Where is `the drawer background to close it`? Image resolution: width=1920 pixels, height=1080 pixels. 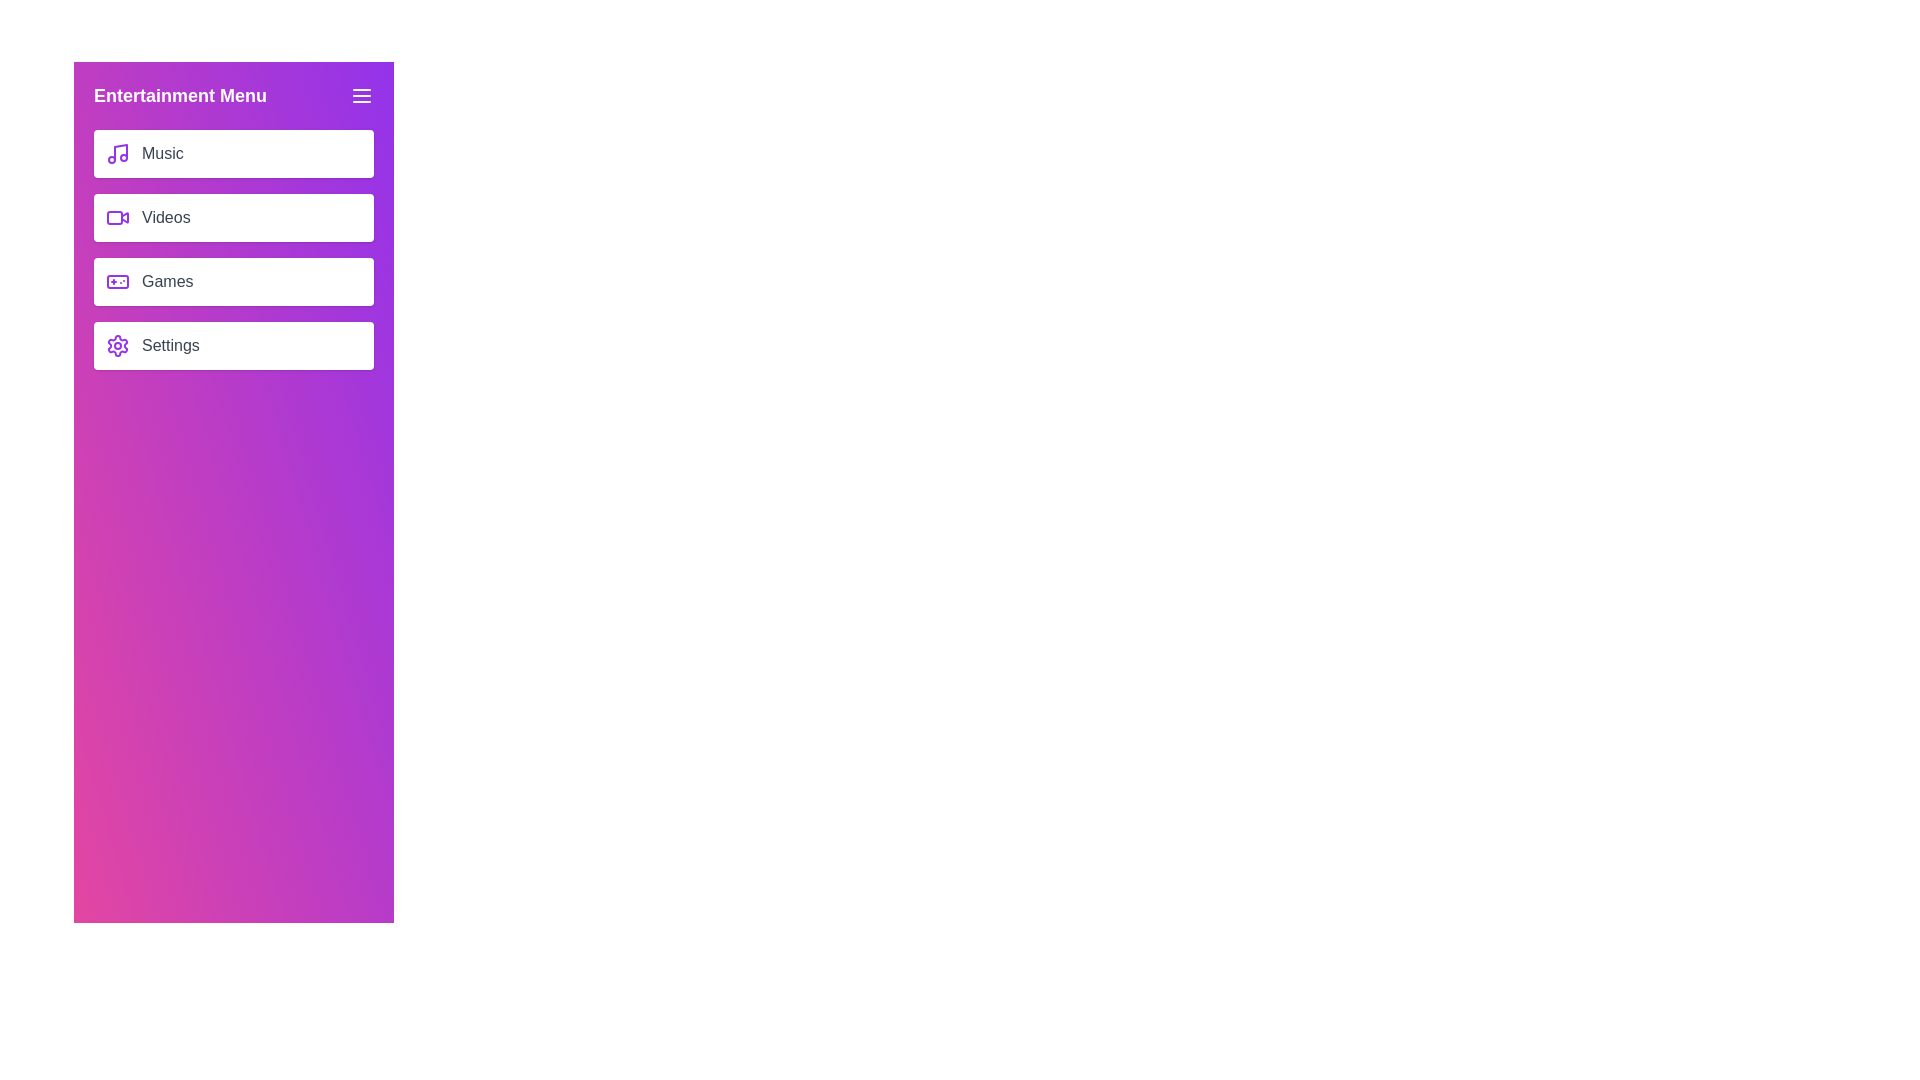 the drawer background to close it is located at coordinates (234, 600).